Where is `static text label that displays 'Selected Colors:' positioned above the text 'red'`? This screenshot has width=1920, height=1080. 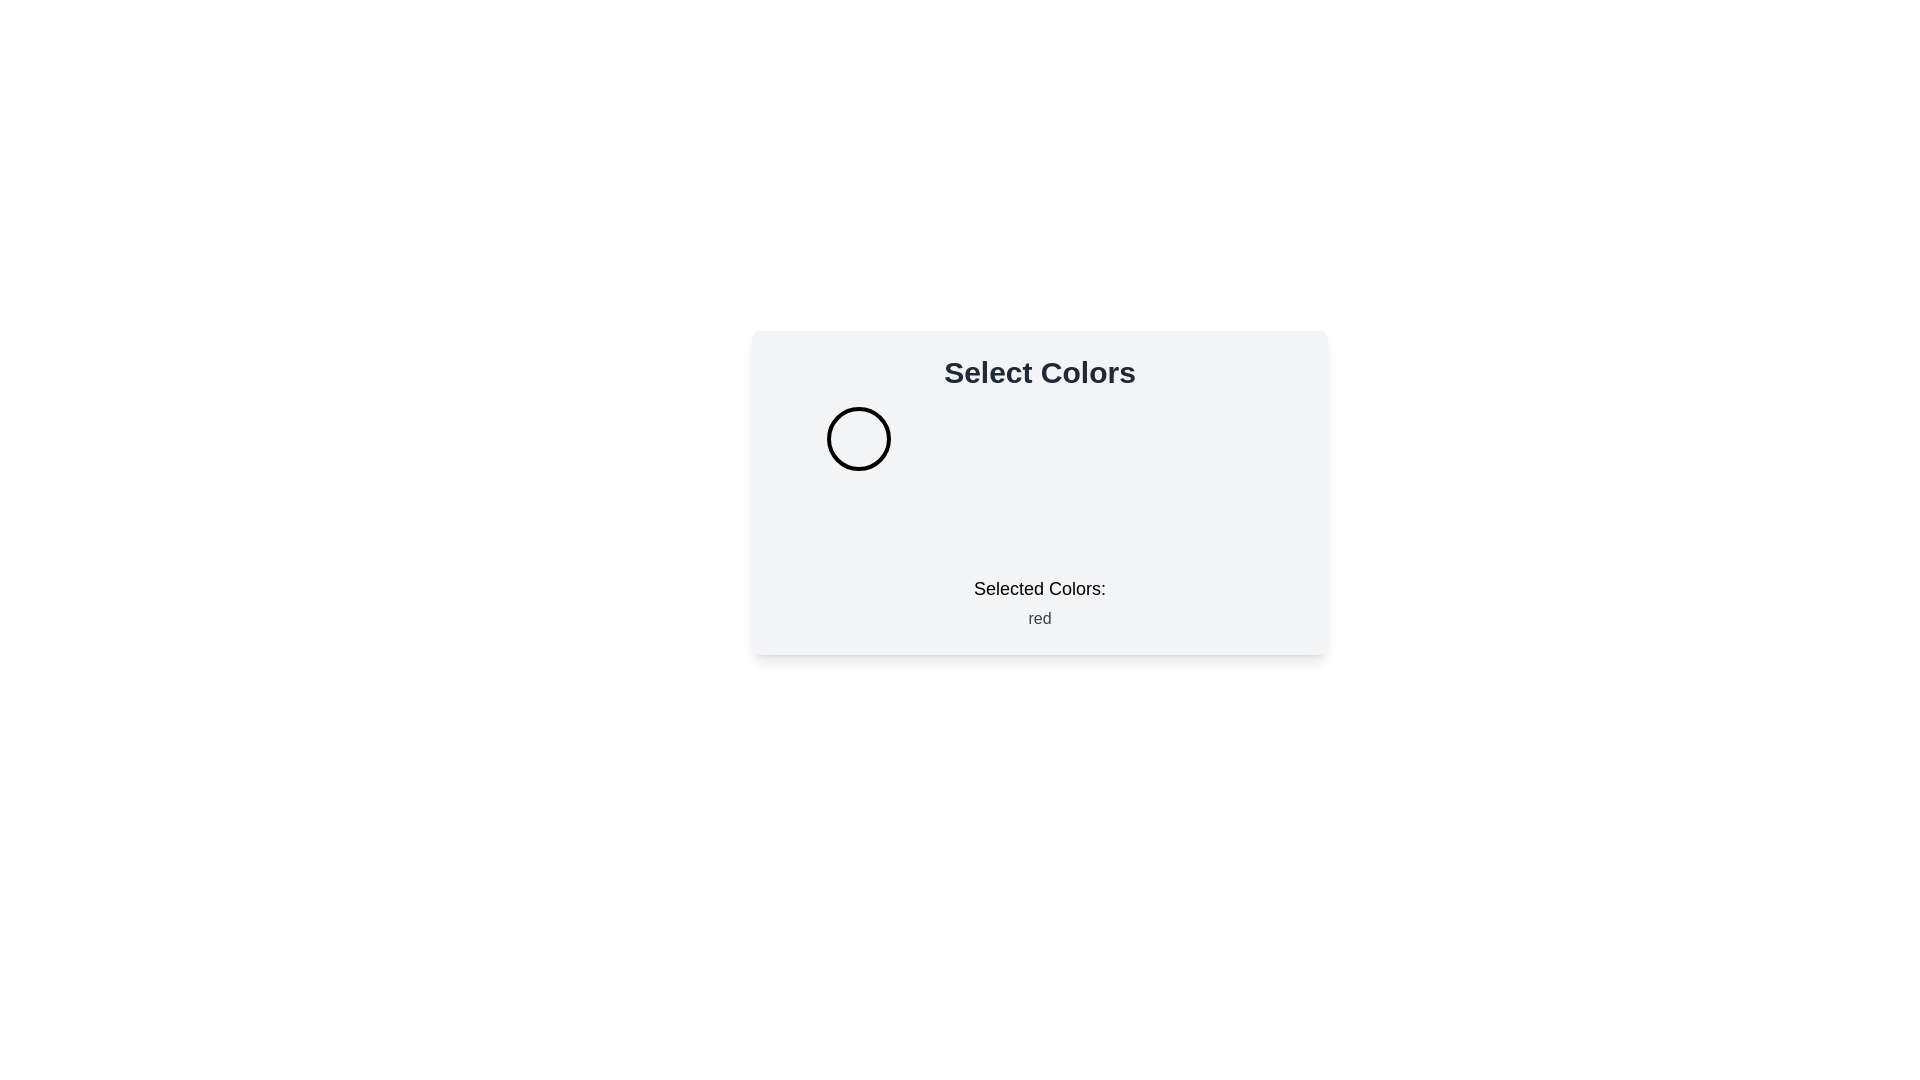
static text label that displays 'Selected Colors:' positioned above the text 'red' is located at coordinates (1040, 588).